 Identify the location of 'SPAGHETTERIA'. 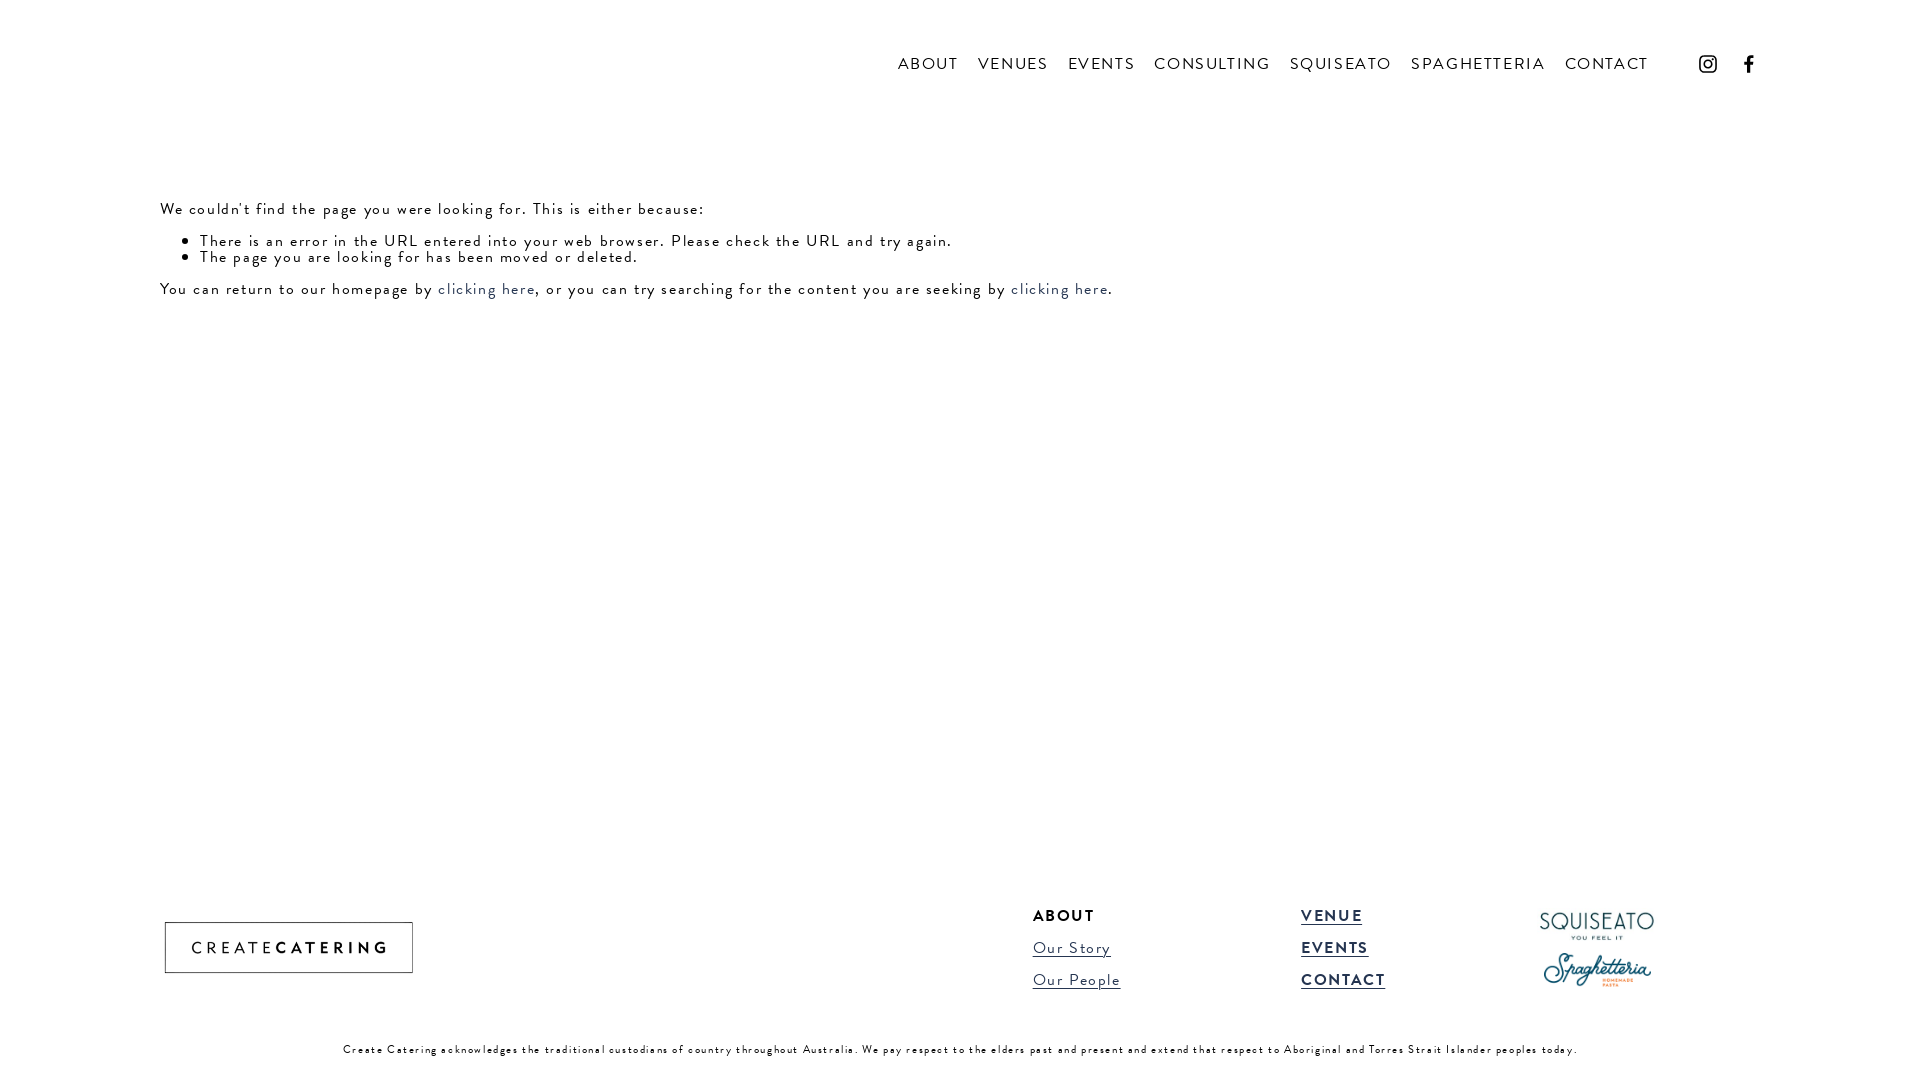
(1478, 62).